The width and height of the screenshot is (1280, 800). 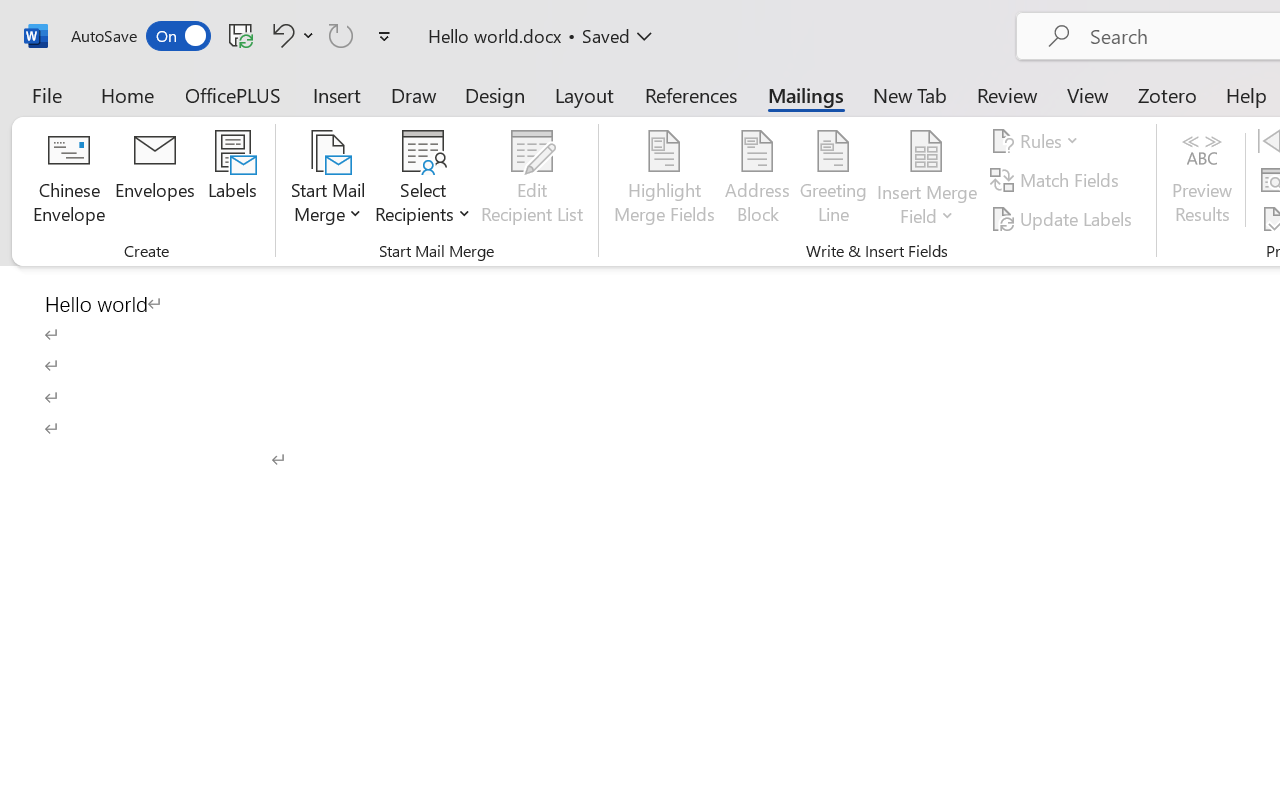 I want to click on 'Match Fields...', so click(x=1056, y=179).